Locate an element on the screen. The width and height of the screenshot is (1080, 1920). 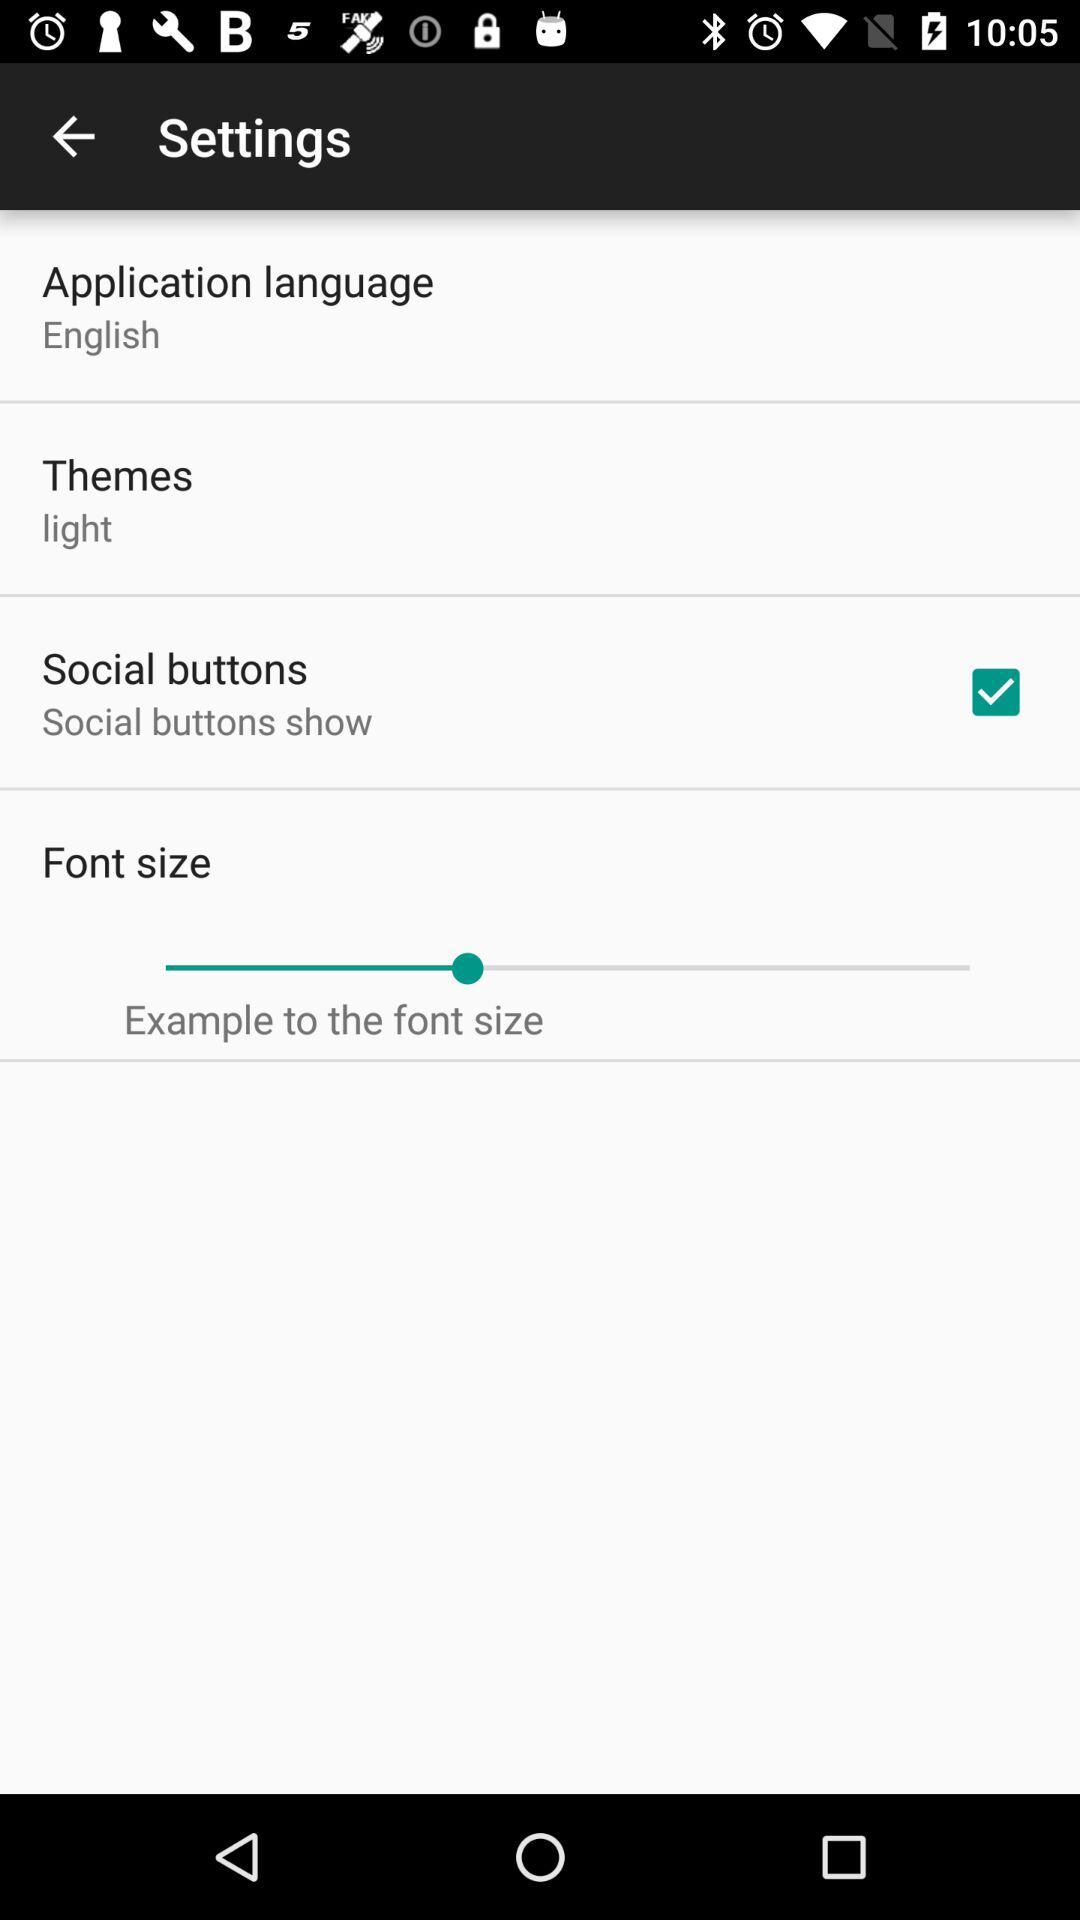
the example to the item is located at coordinates (332, 1018).